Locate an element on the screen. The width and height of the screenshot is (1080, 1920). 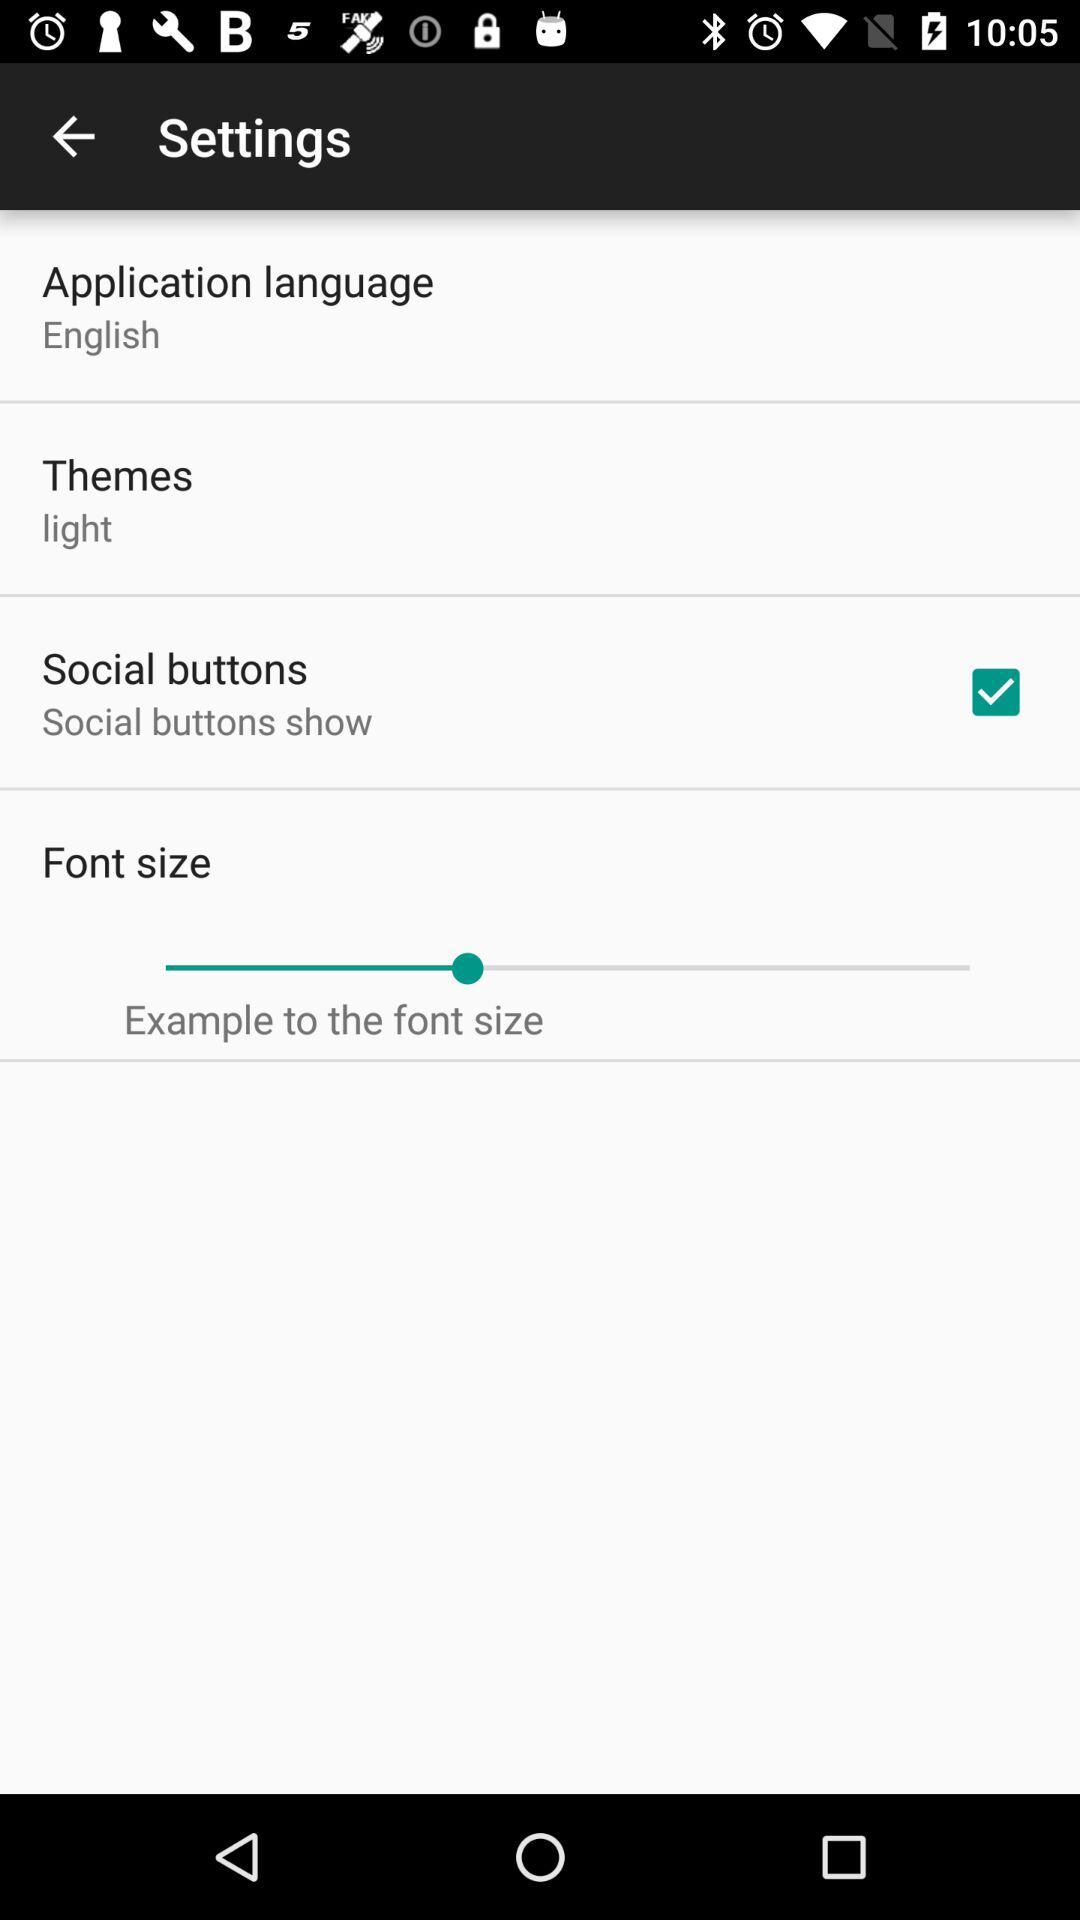
the example to the item is located at coordinates (332, 1018).